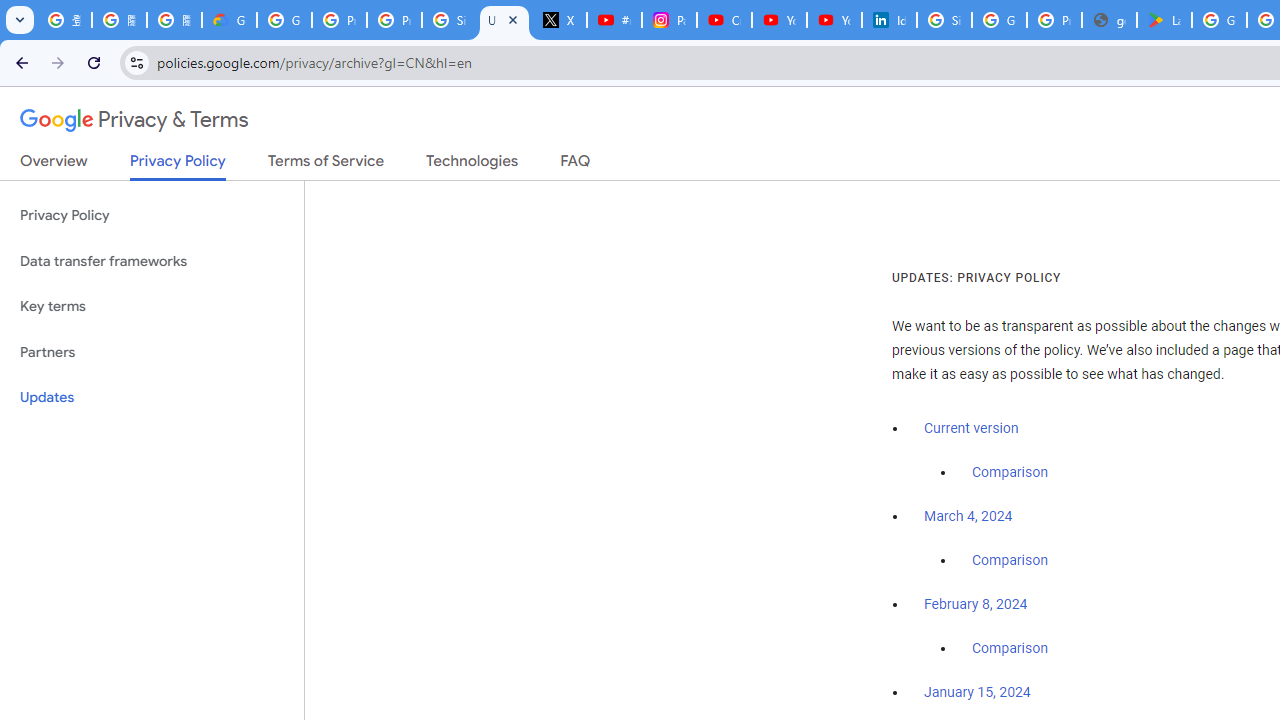 The height and width of the screenshot is (720, 1280). Describe the element at coordinates (151, 260) in the screenshot. I see `'Data transfer frameworks'` at that location.